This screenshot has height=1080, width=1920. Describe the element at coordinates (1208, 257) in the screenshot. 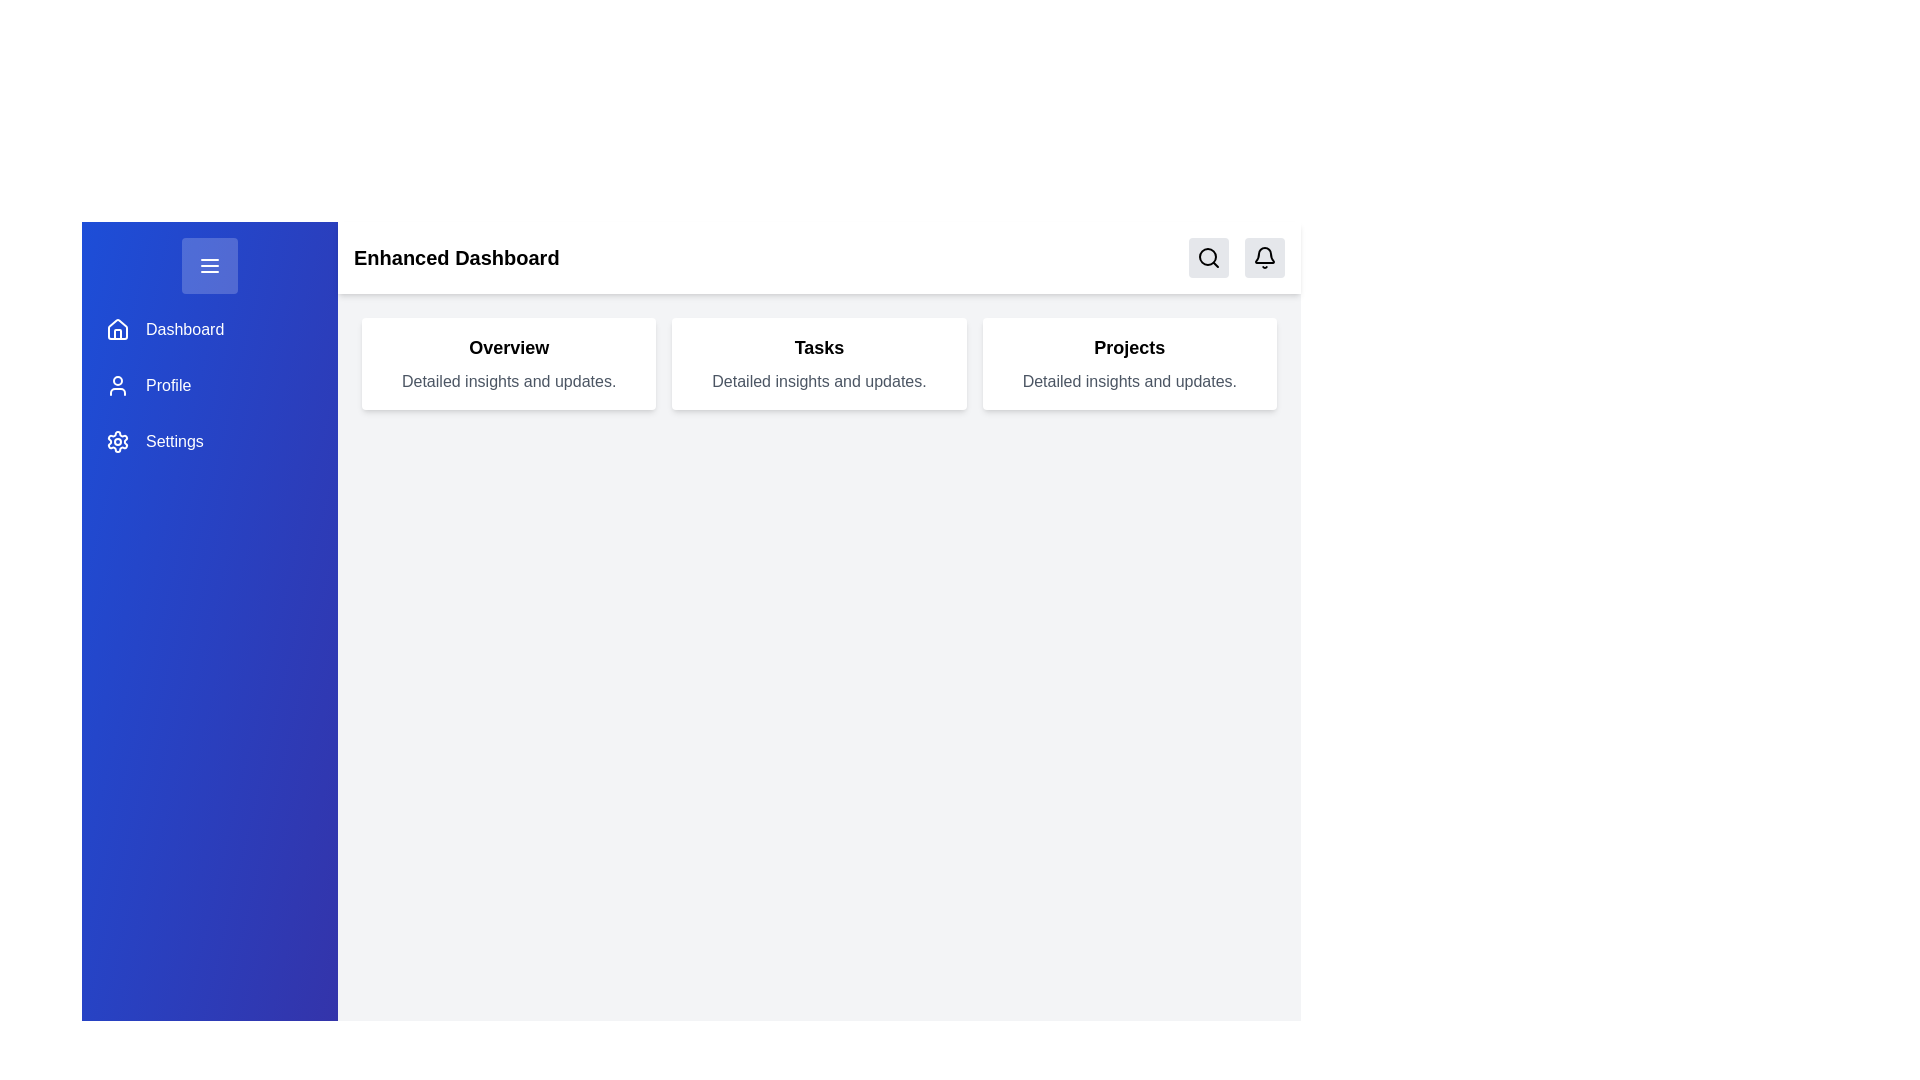

I see `the Icon-button with an SVG search icon located in the top-right section of the interface to initiate a search action` at that location.